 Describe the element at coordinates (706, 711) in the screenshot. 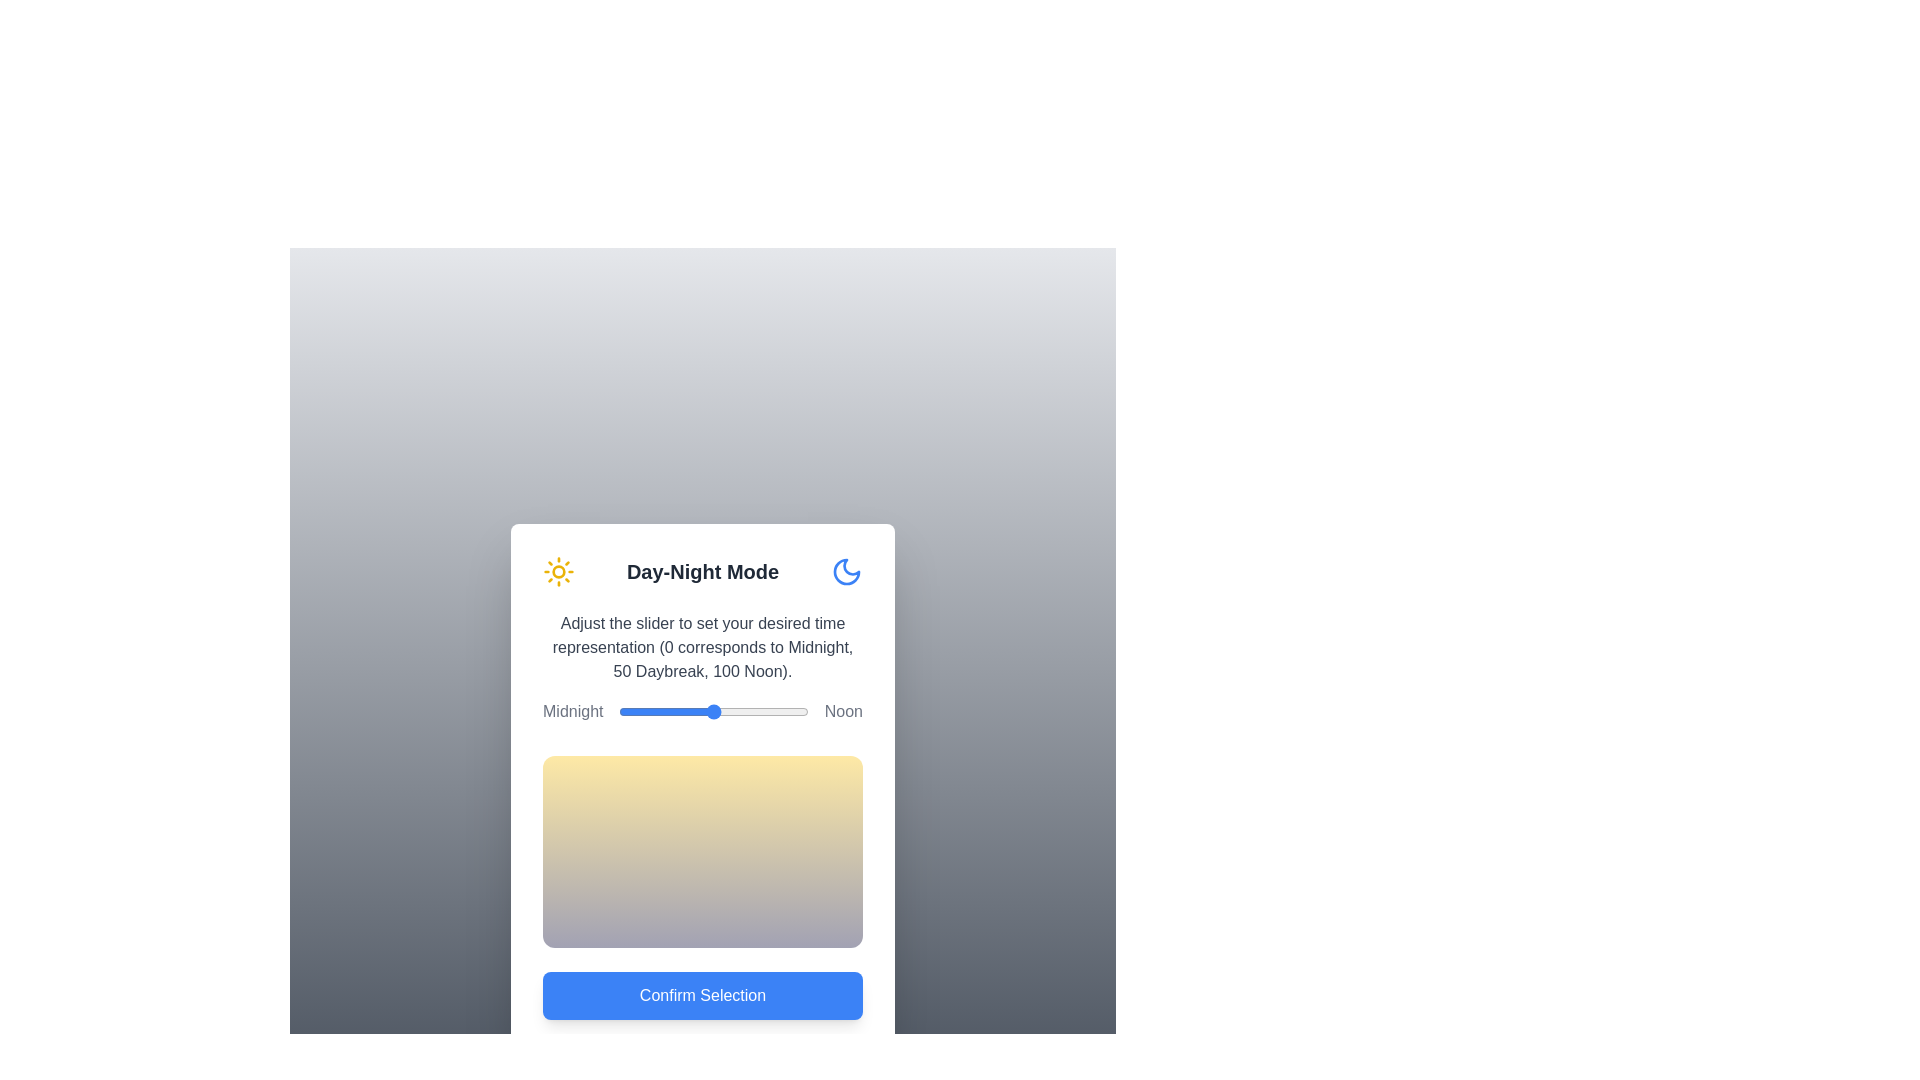

I see `the slider to set the time representation to 46, observing the gradient change` at that location.